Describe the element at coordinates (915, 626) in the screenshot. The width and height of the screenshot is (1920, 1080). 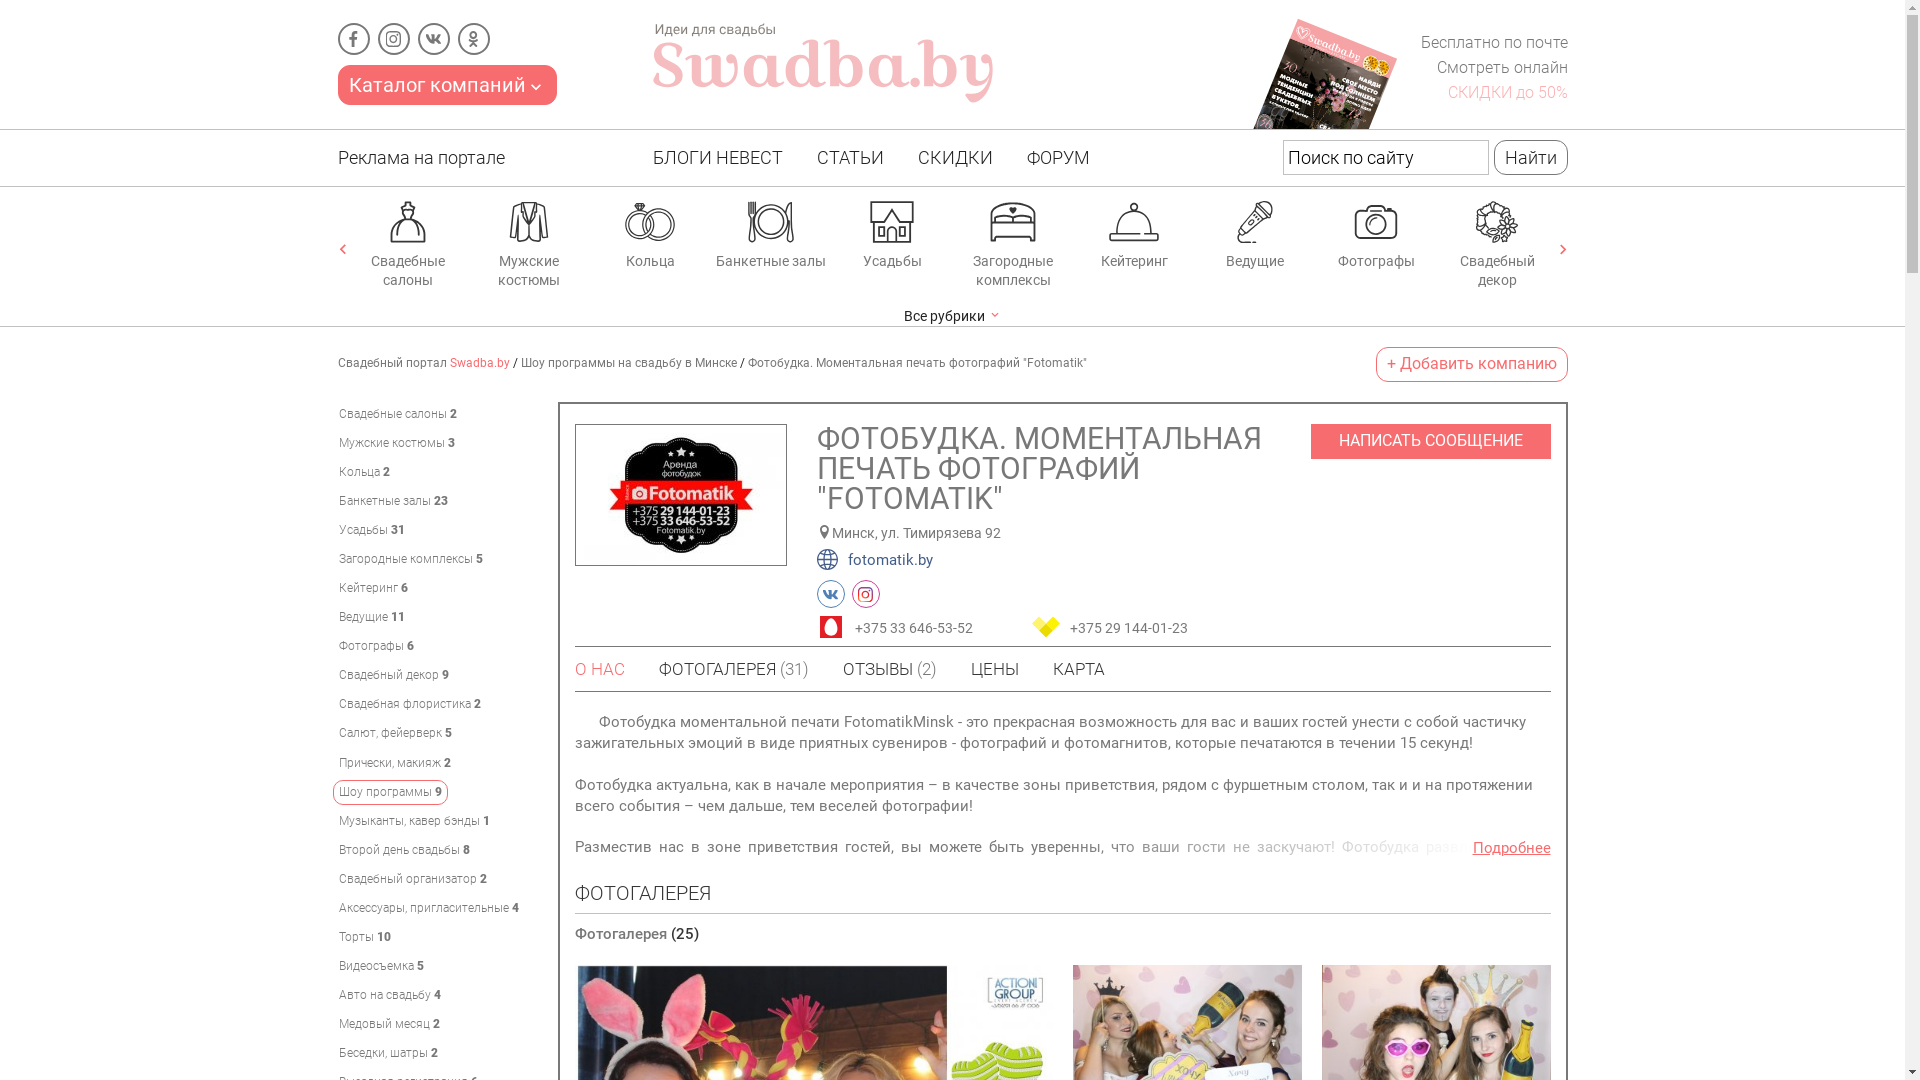
I see `'+375 33 646-53-52'` at that location.